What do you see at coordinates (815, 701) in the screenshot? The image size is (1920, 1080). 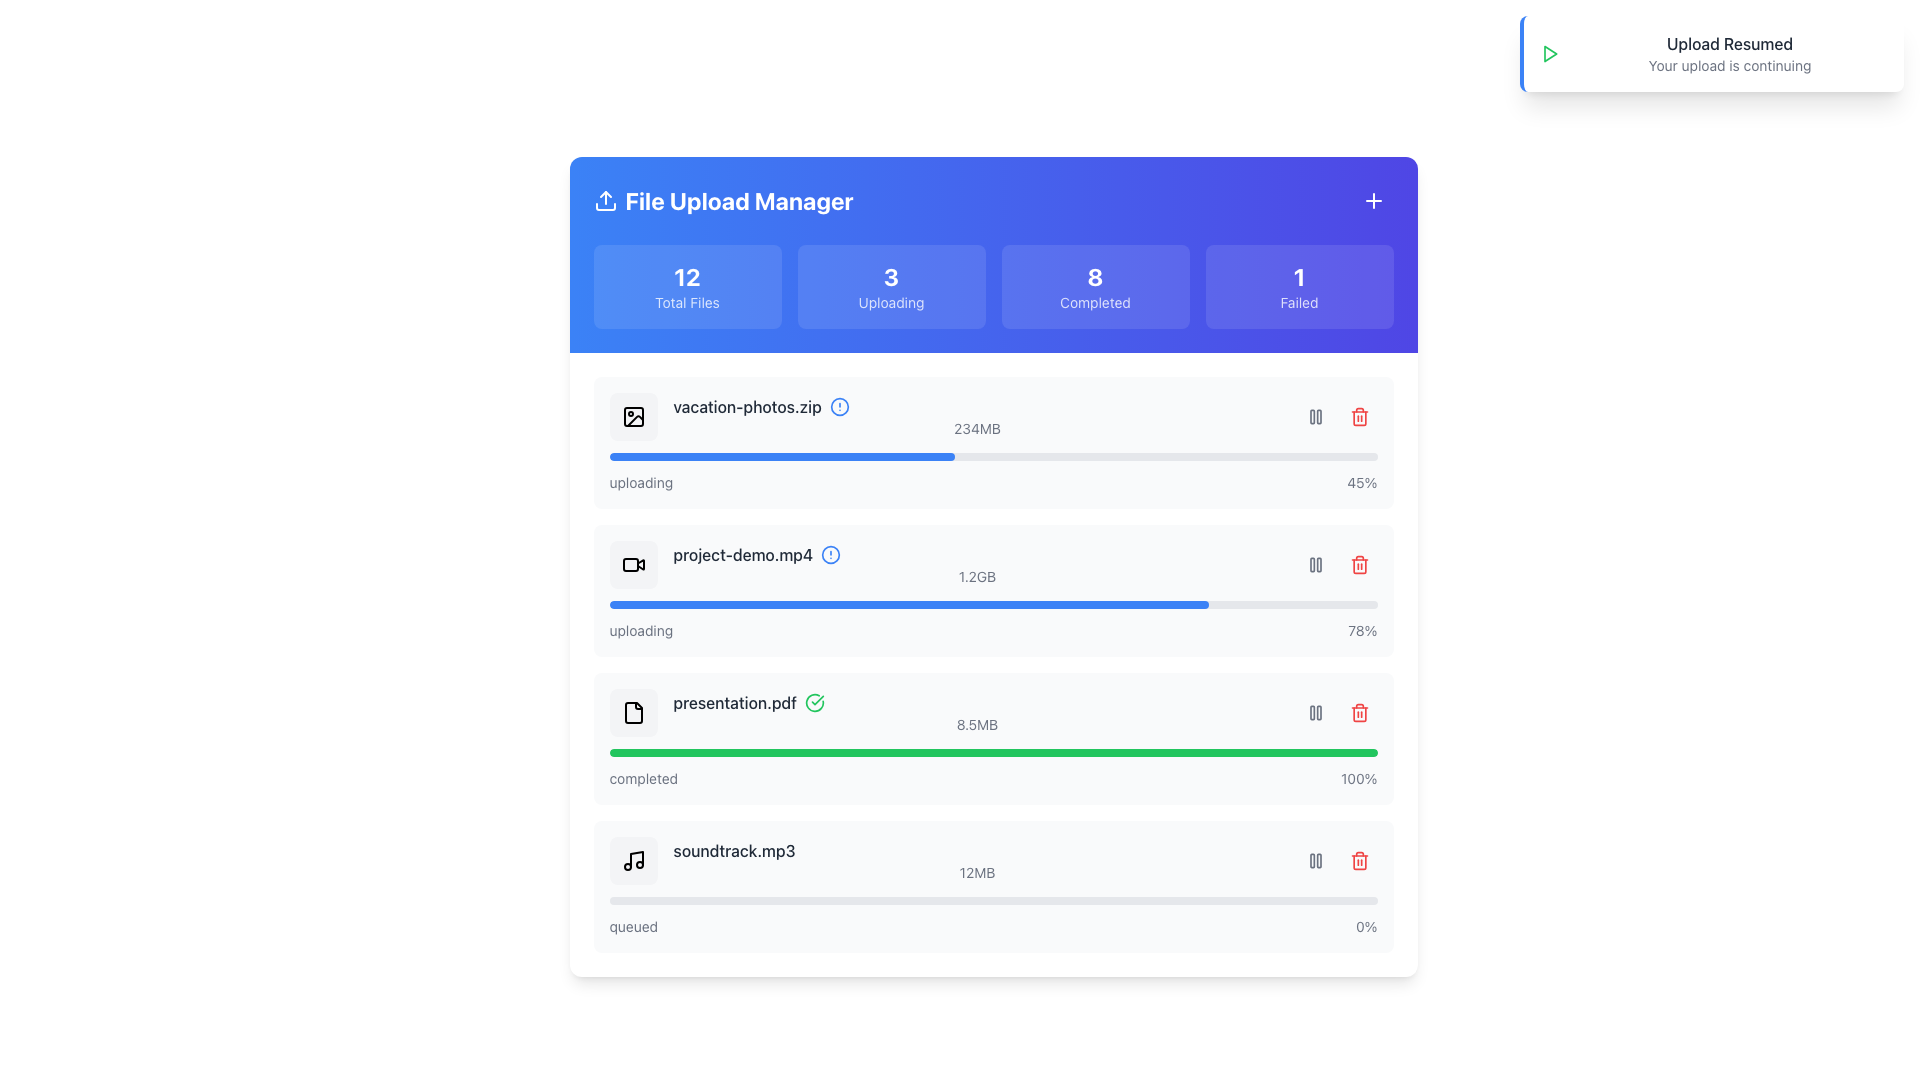 I see `the green circular icon with a check mark located to the right of 'presentation.pdf' in the third row of the file list` at bounding box center [815, 701].